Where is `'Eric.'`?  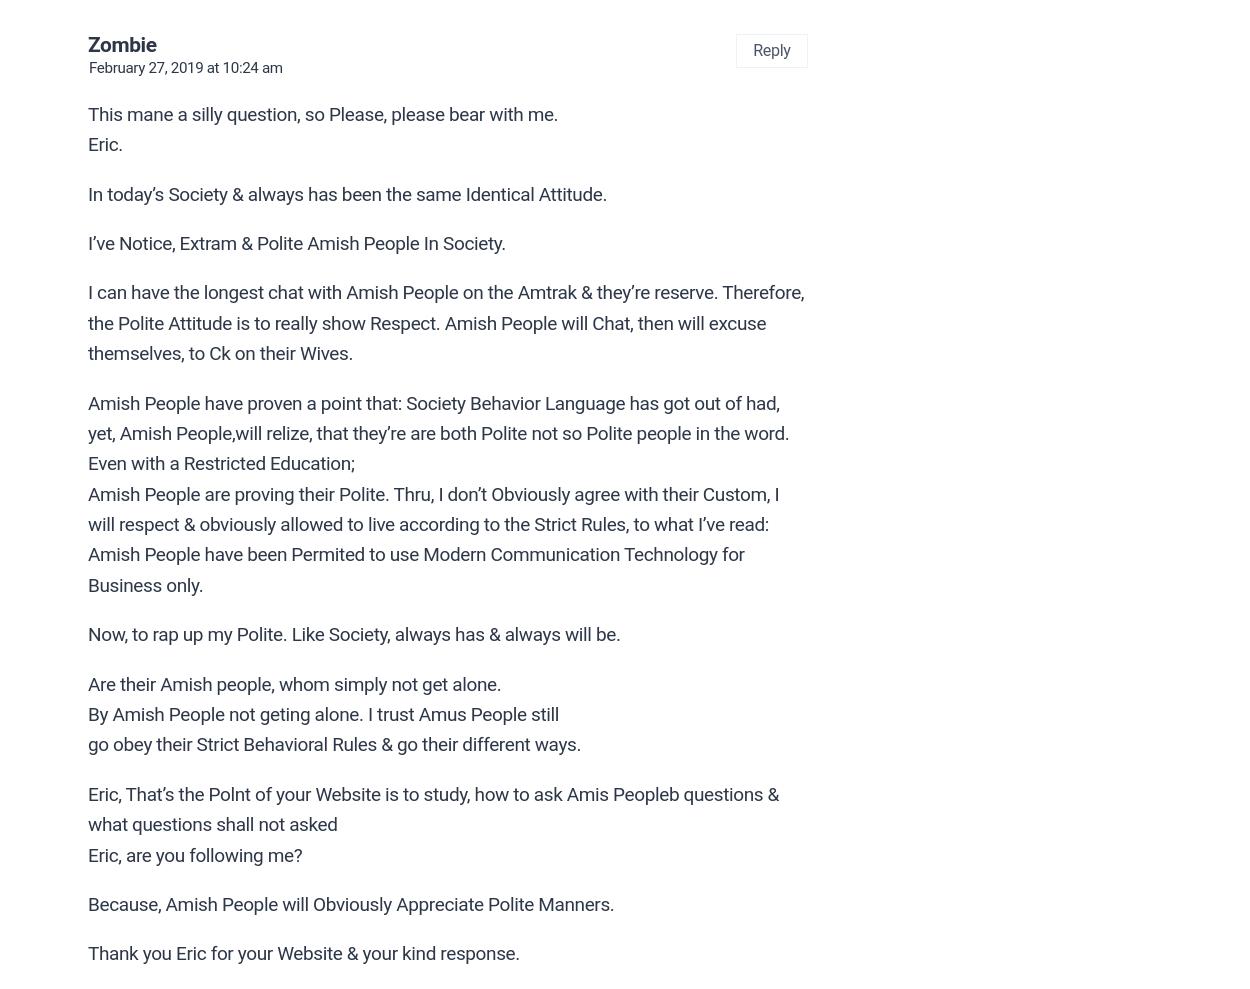 'Eric.' is located at coordinates (87, 143).